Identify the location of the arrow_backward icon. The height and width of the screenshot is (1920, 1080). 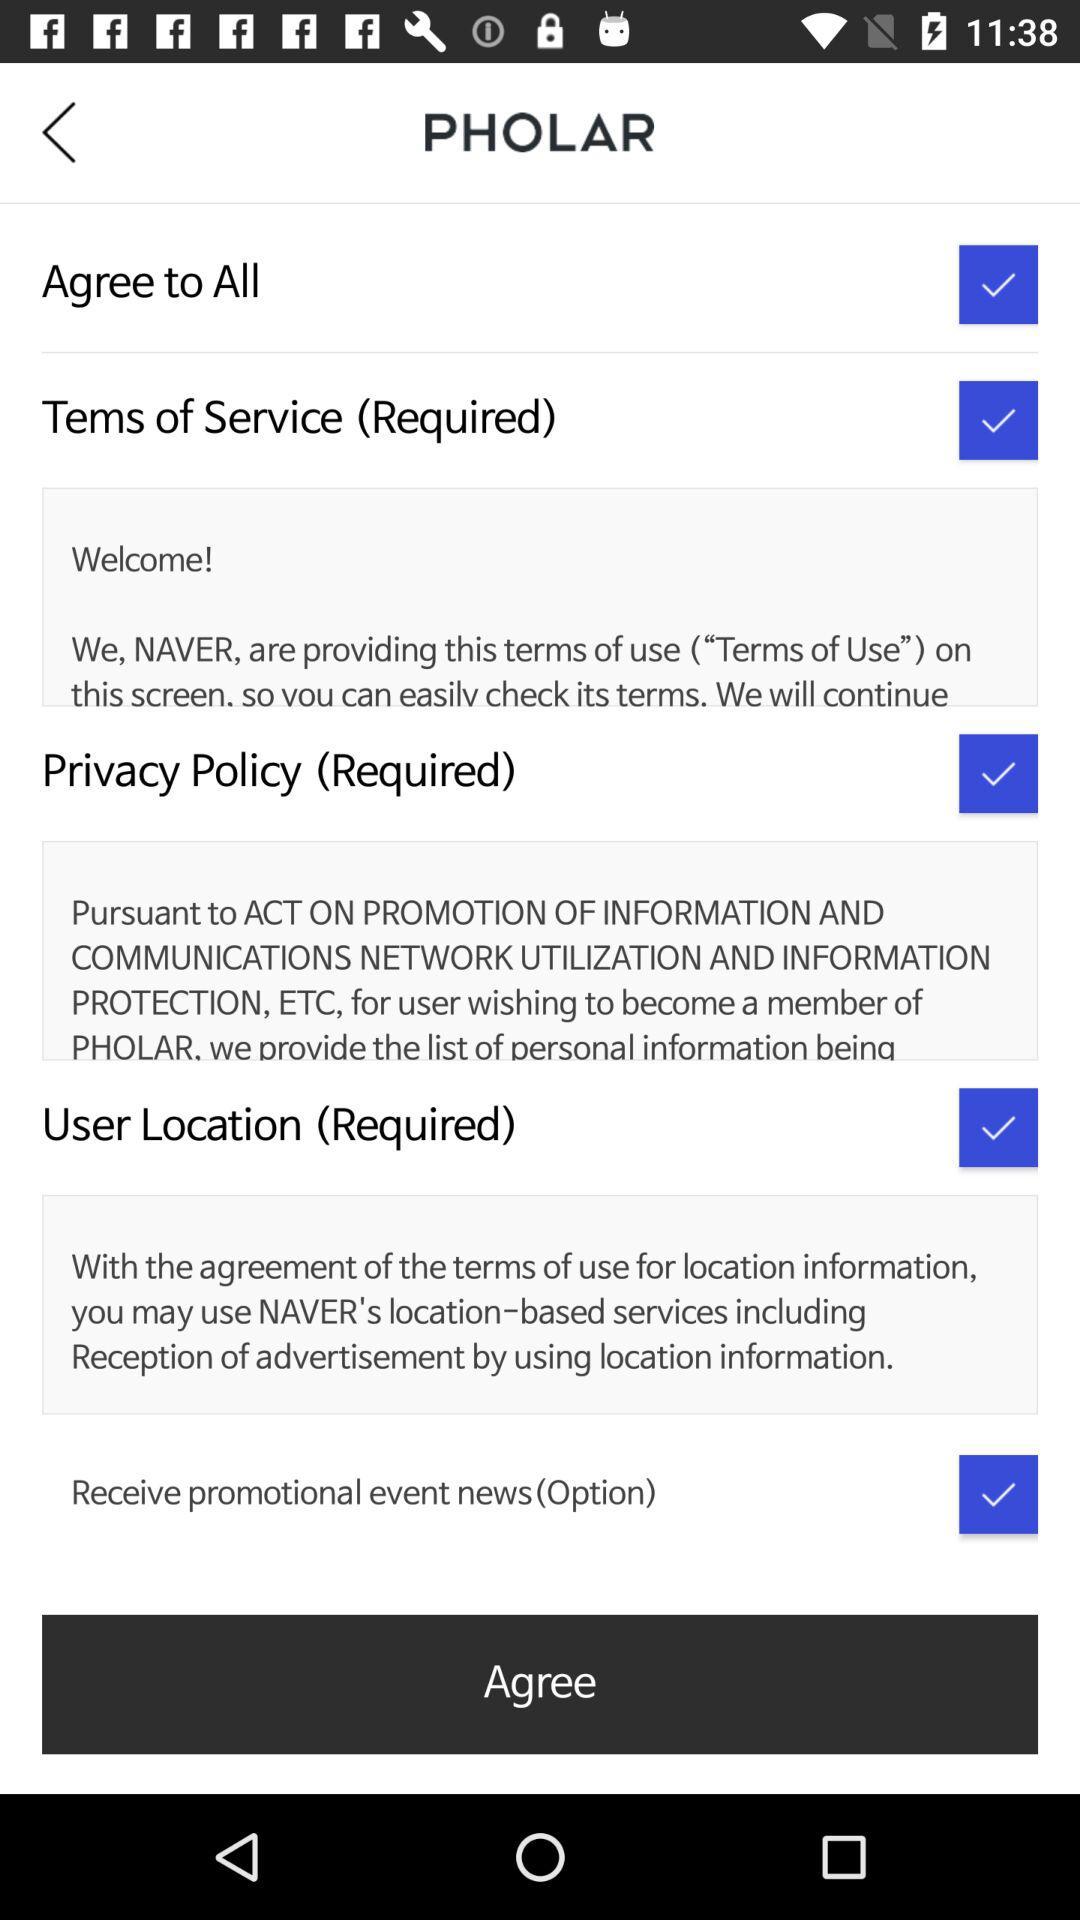
(72, 131).